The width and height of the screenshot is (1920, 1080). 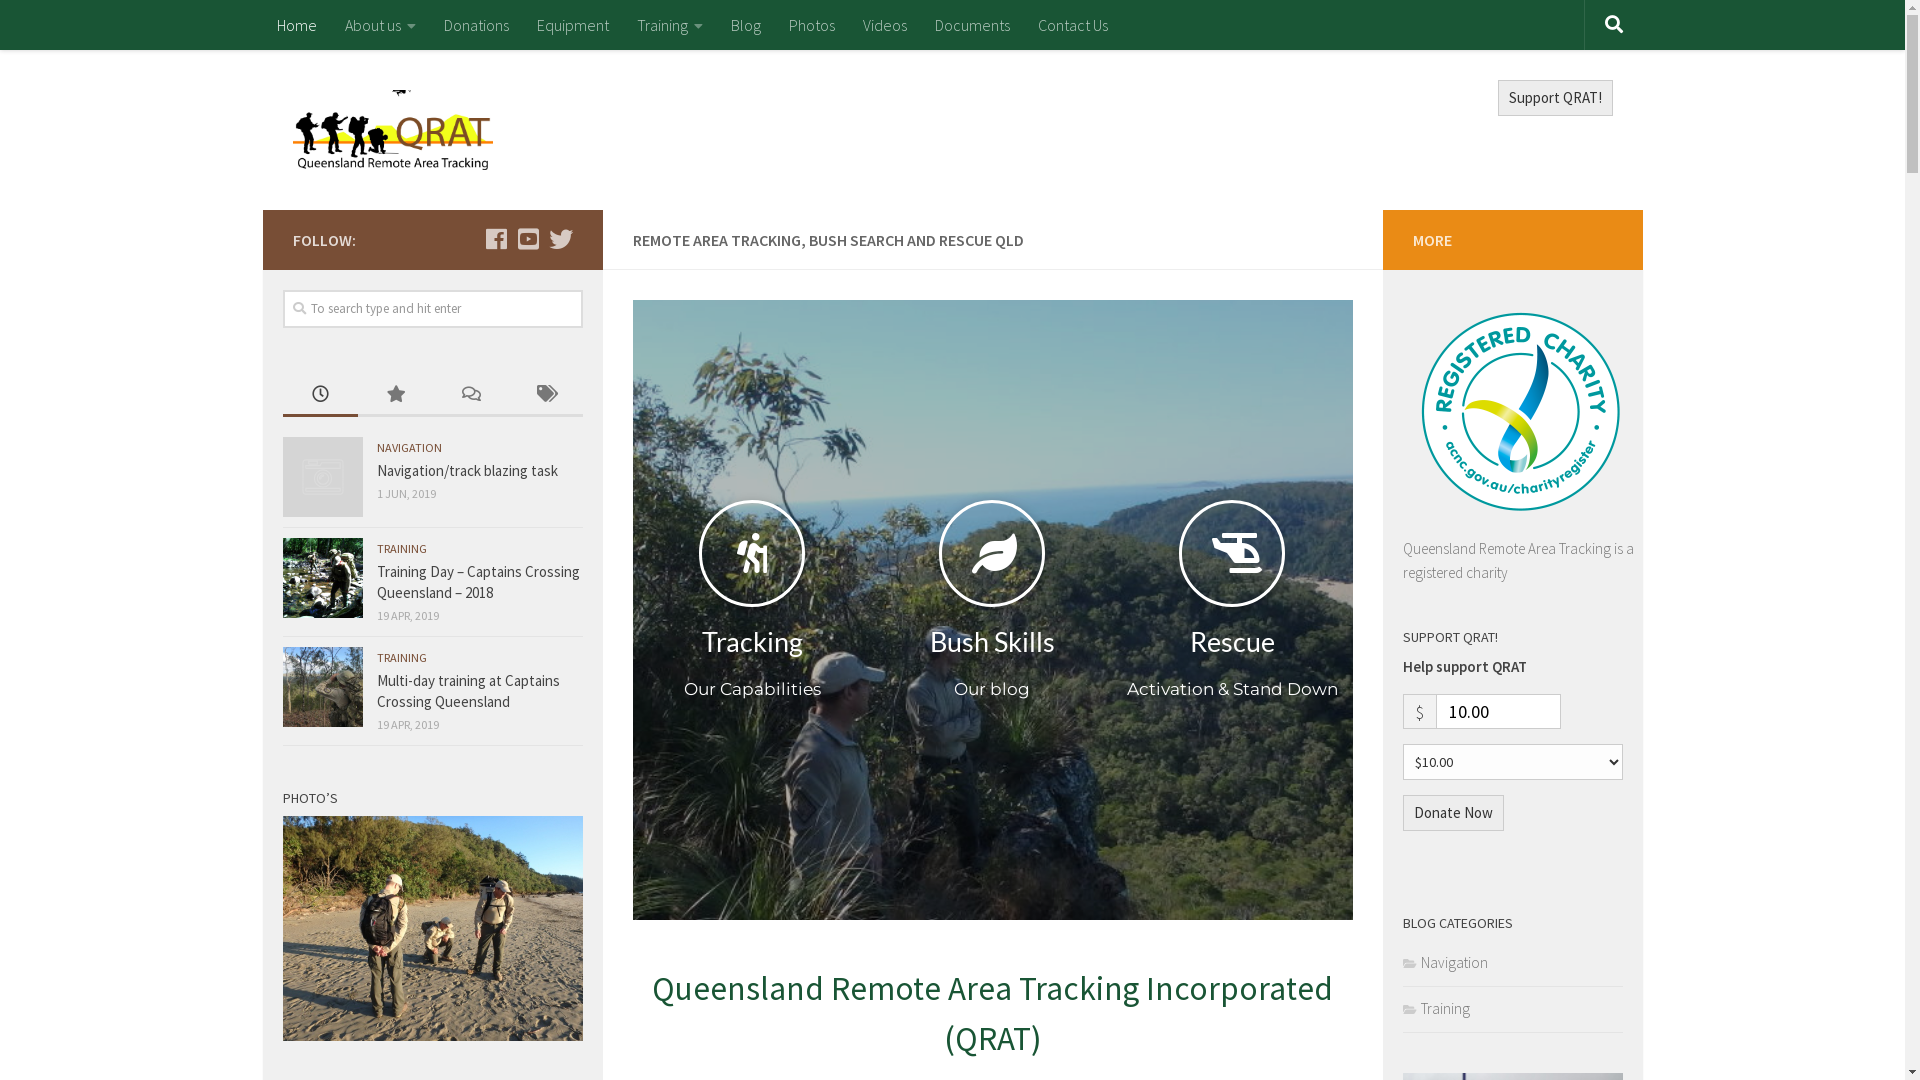 I want to click on 'Photos', so click(x=811, y=24).